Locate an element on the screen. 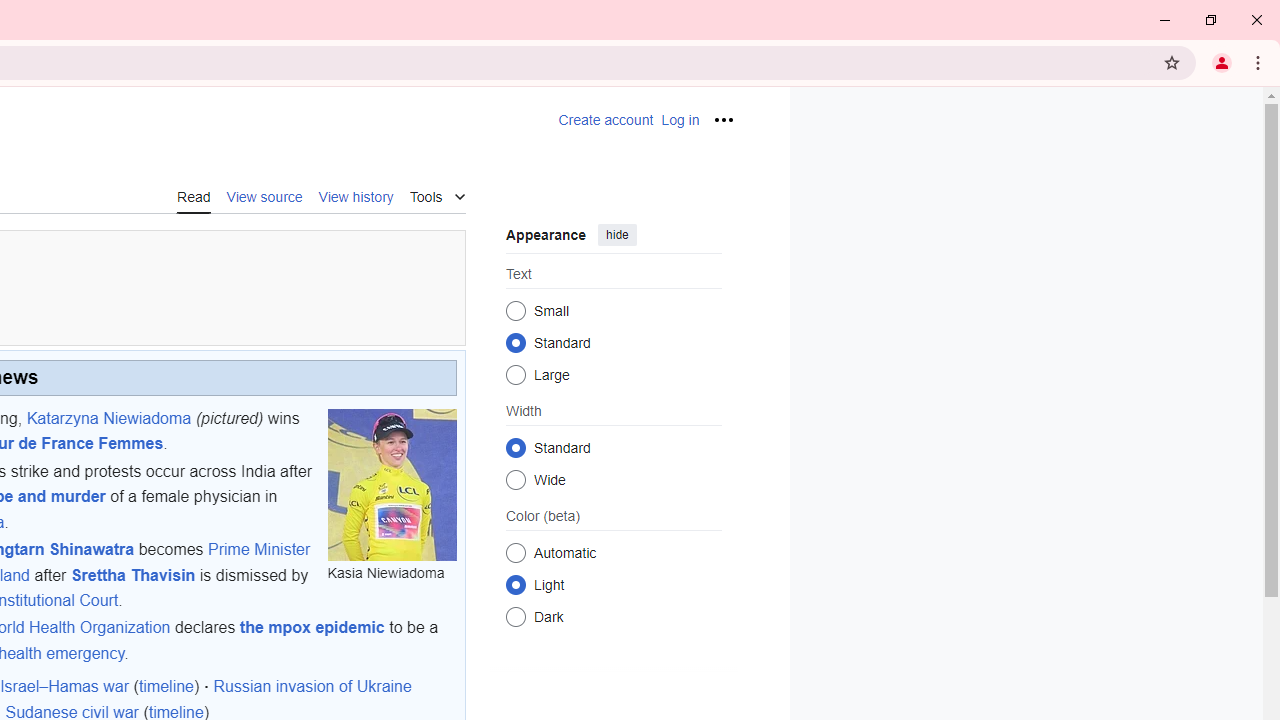 This screenshot has height=720, width=1280. 'Light' is located at coordinates (515, 584).